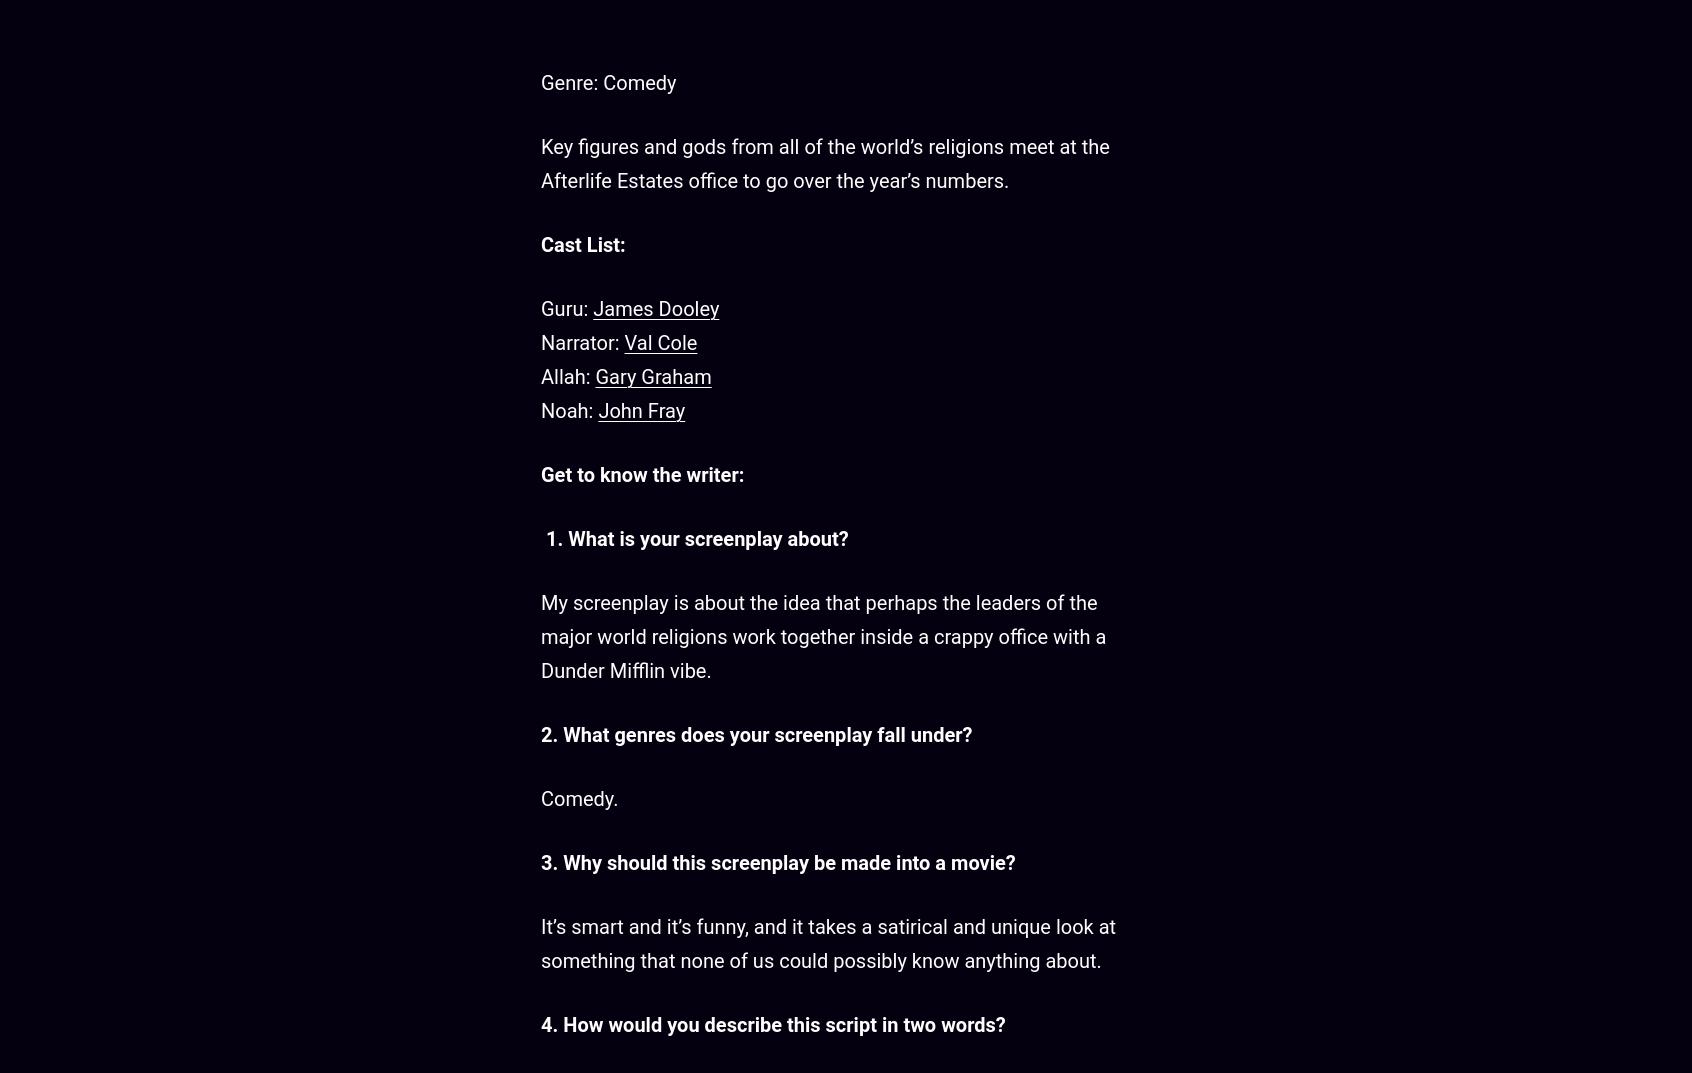 Image resolution: width=1692 pixels, height=1073 pixels. Describe the element at coordinates (540, 862) in the screenshot. I see `'3. Why should this screenplay be made into a movie?'` at that location.